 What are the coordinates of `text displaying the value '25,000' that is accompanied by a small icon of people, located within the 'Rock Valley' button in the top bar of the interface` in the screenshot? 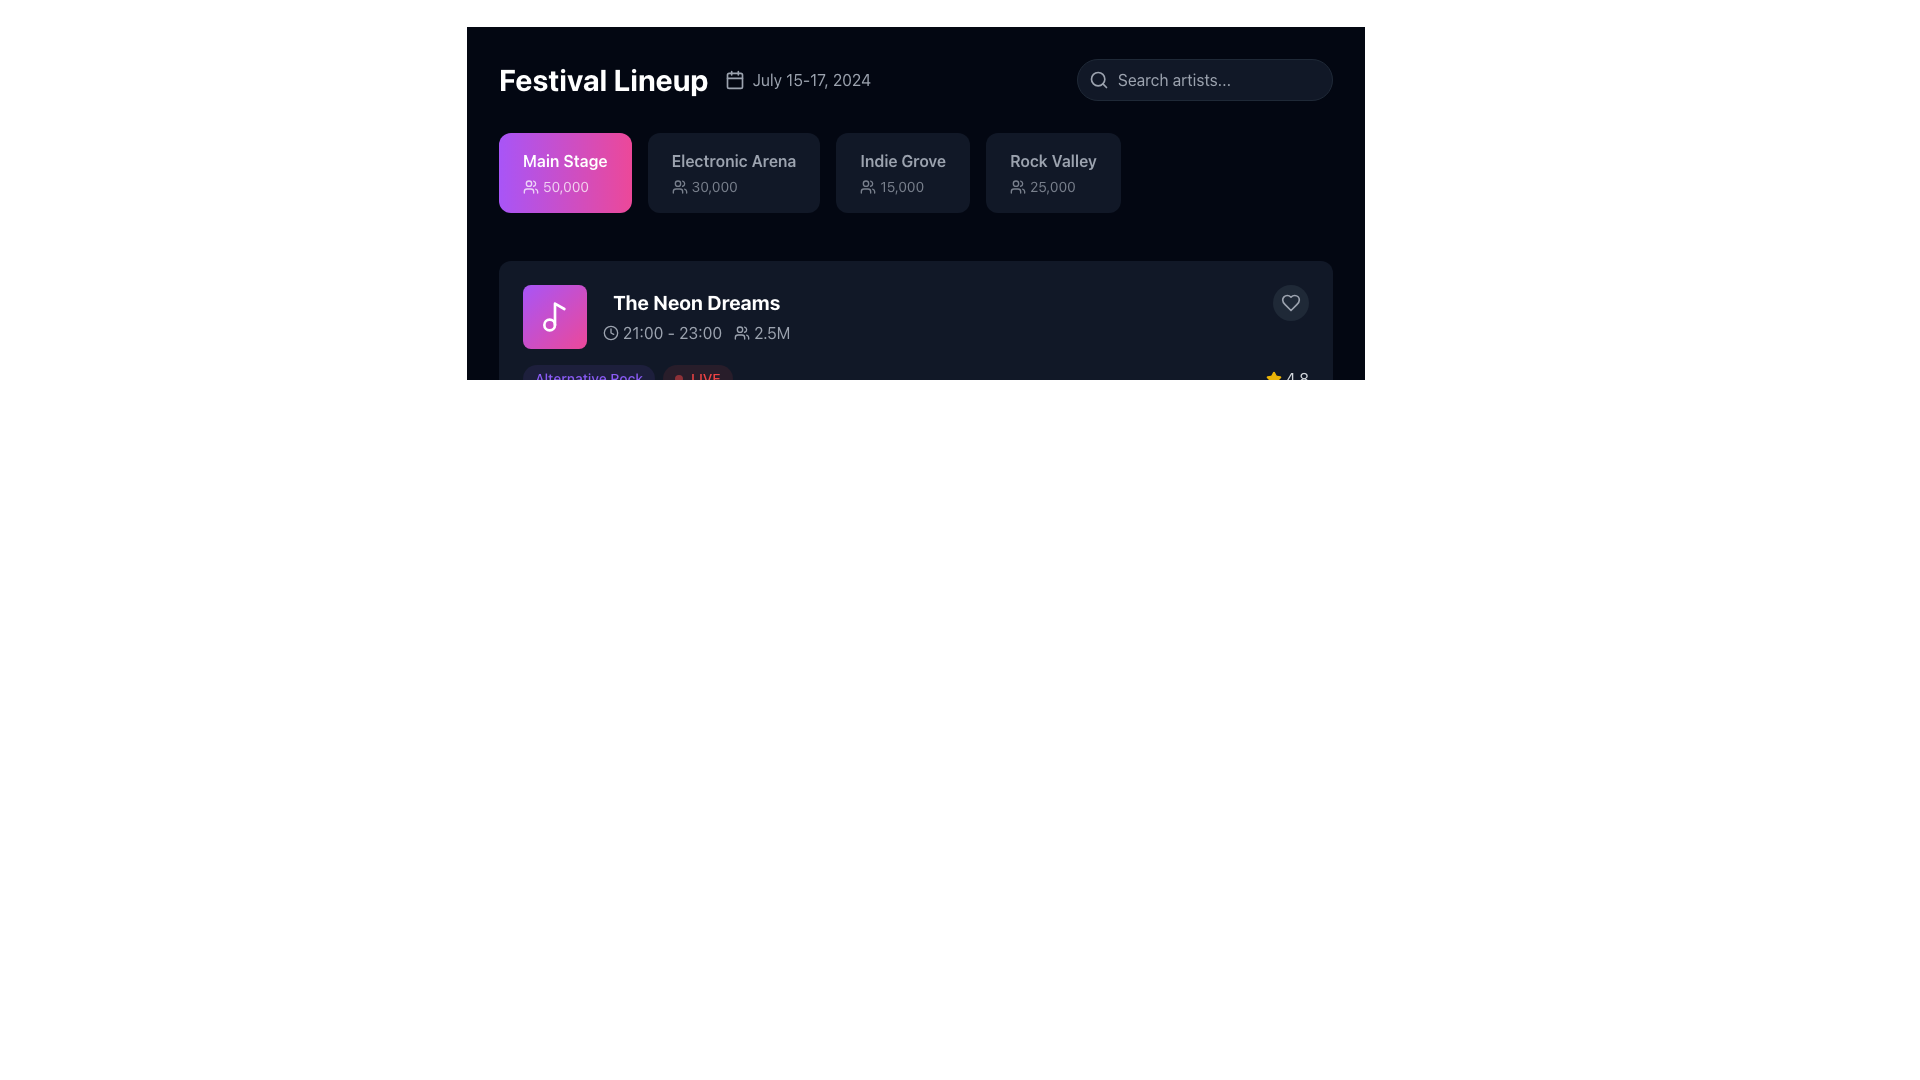 It's located at (1052, 186).